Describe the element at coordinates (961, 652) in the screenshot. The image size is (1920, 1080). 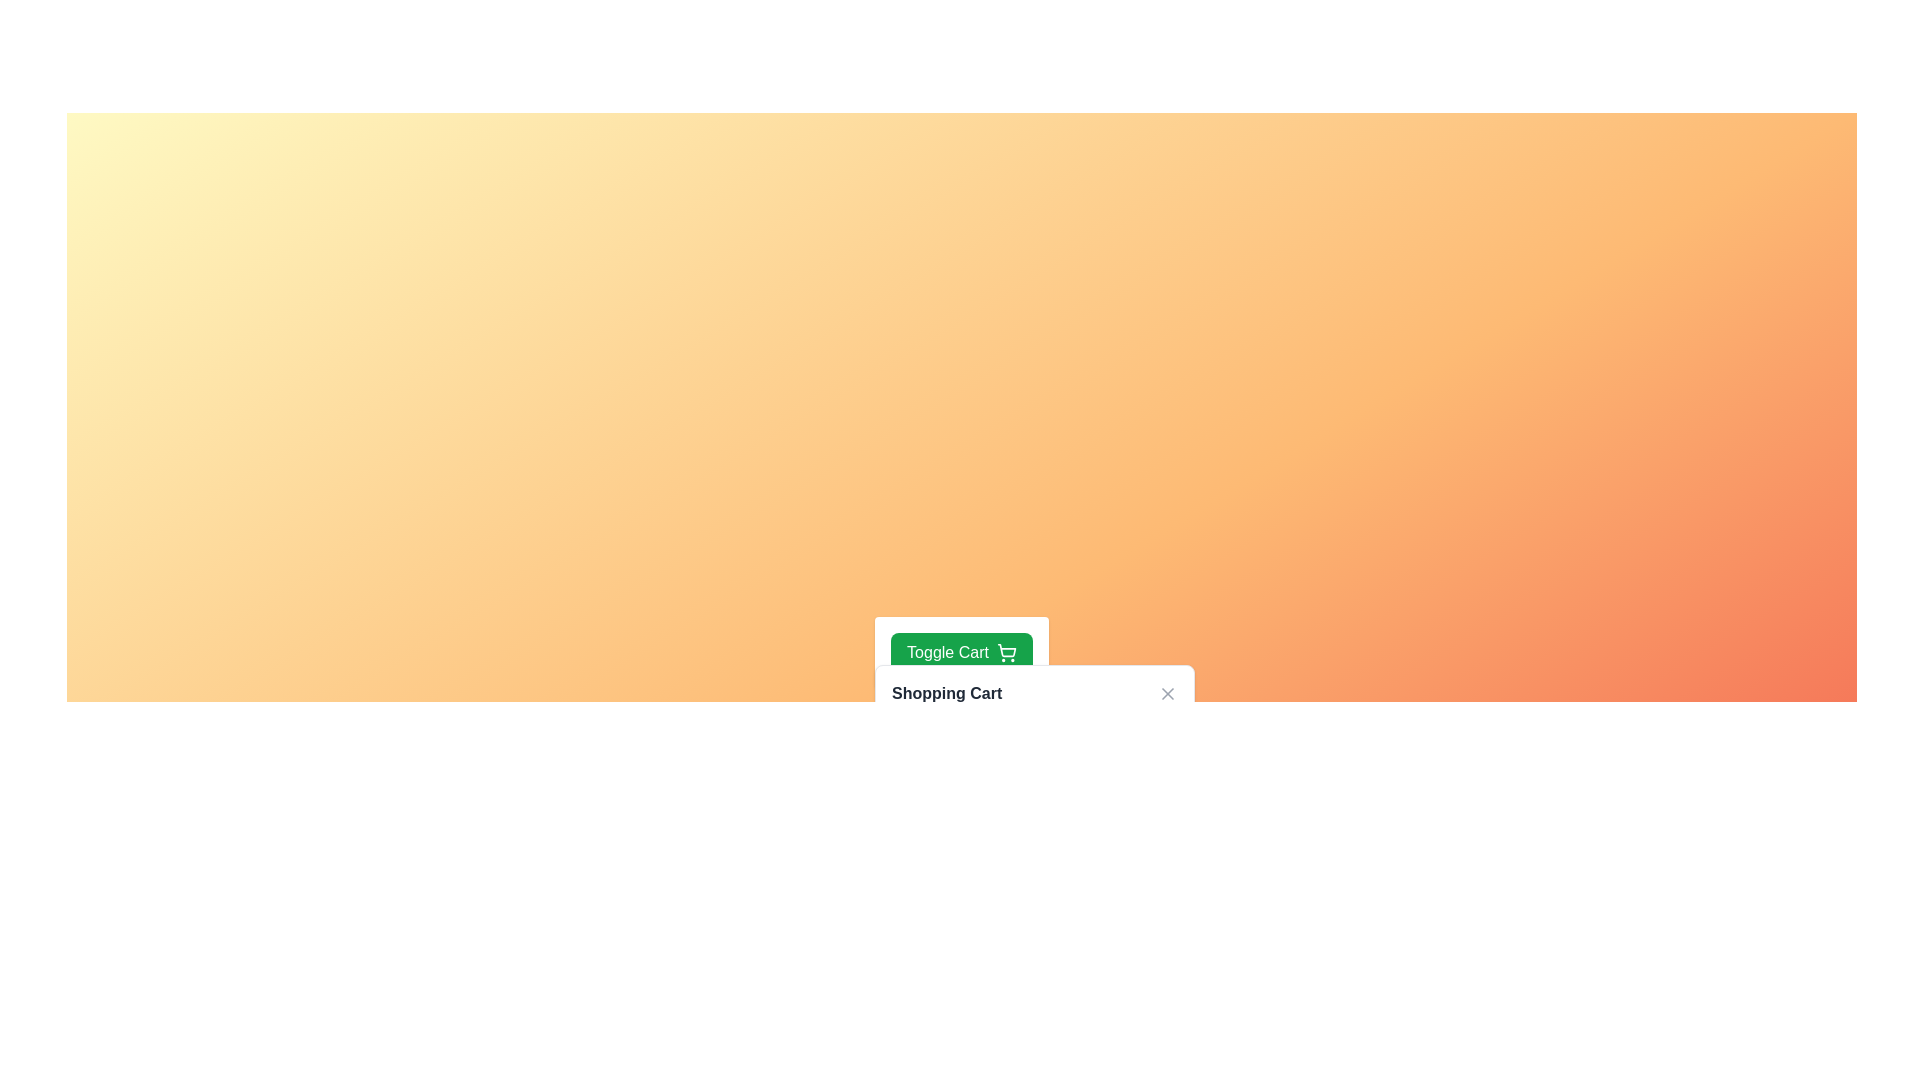
I see `the toggle button for showing or hiding the shopping cart, located centrally near the top of the shopping interface to observe hover effects` at that location.